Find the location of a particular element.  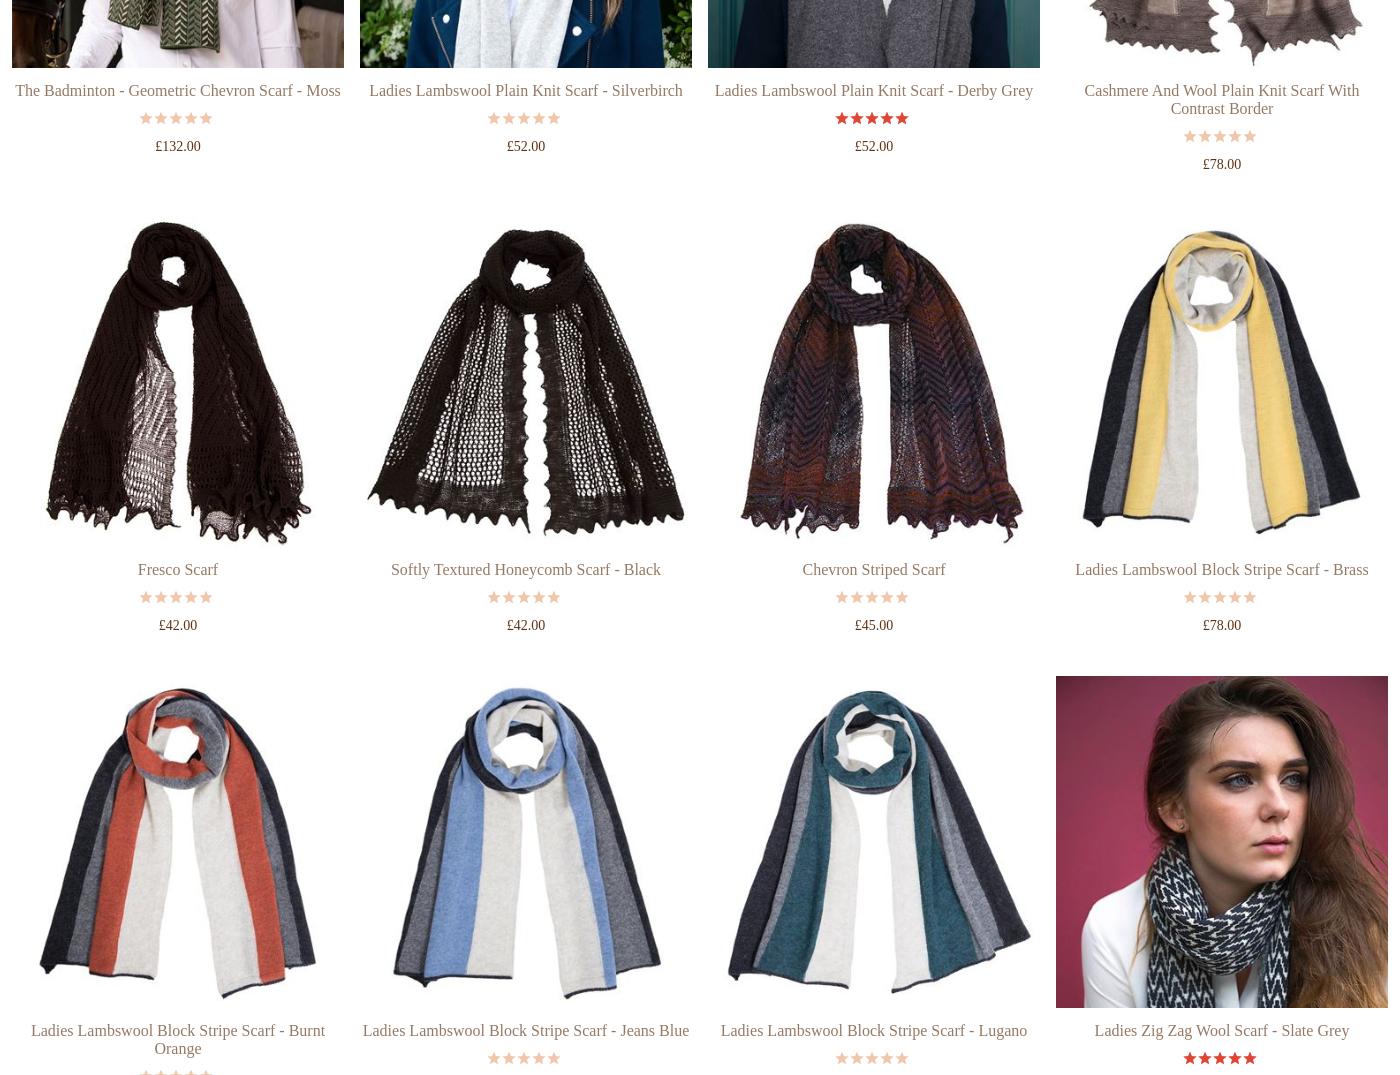

'Ladies Lambswool Plain Knit Scarf - Derby Grey' is located at coordinates (873, 165).